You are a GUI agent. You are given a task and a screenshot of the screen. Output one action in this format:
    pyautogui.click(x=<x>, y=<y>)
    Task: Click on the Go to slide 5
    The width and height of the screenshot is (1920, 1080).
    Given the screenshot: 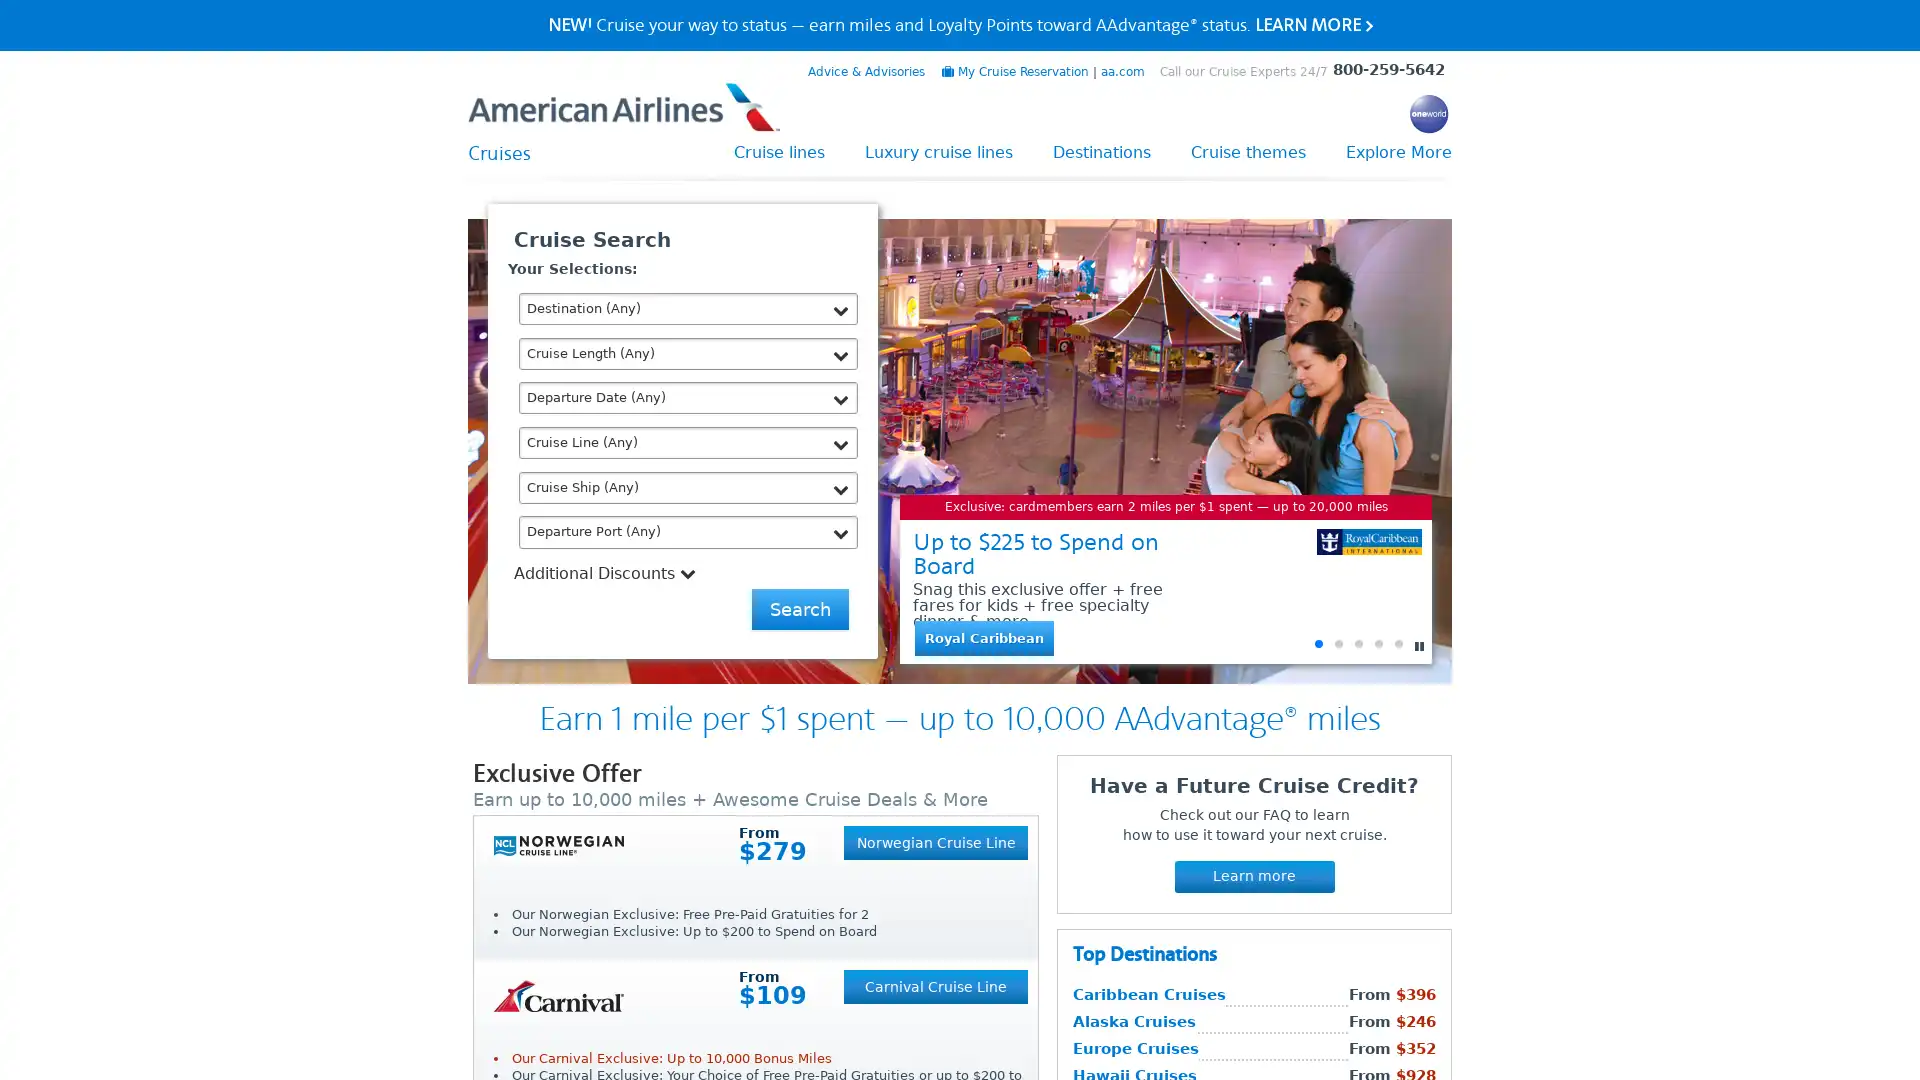 What is the action you would take?
    pyautogui.click(x=1396, y=644)
    